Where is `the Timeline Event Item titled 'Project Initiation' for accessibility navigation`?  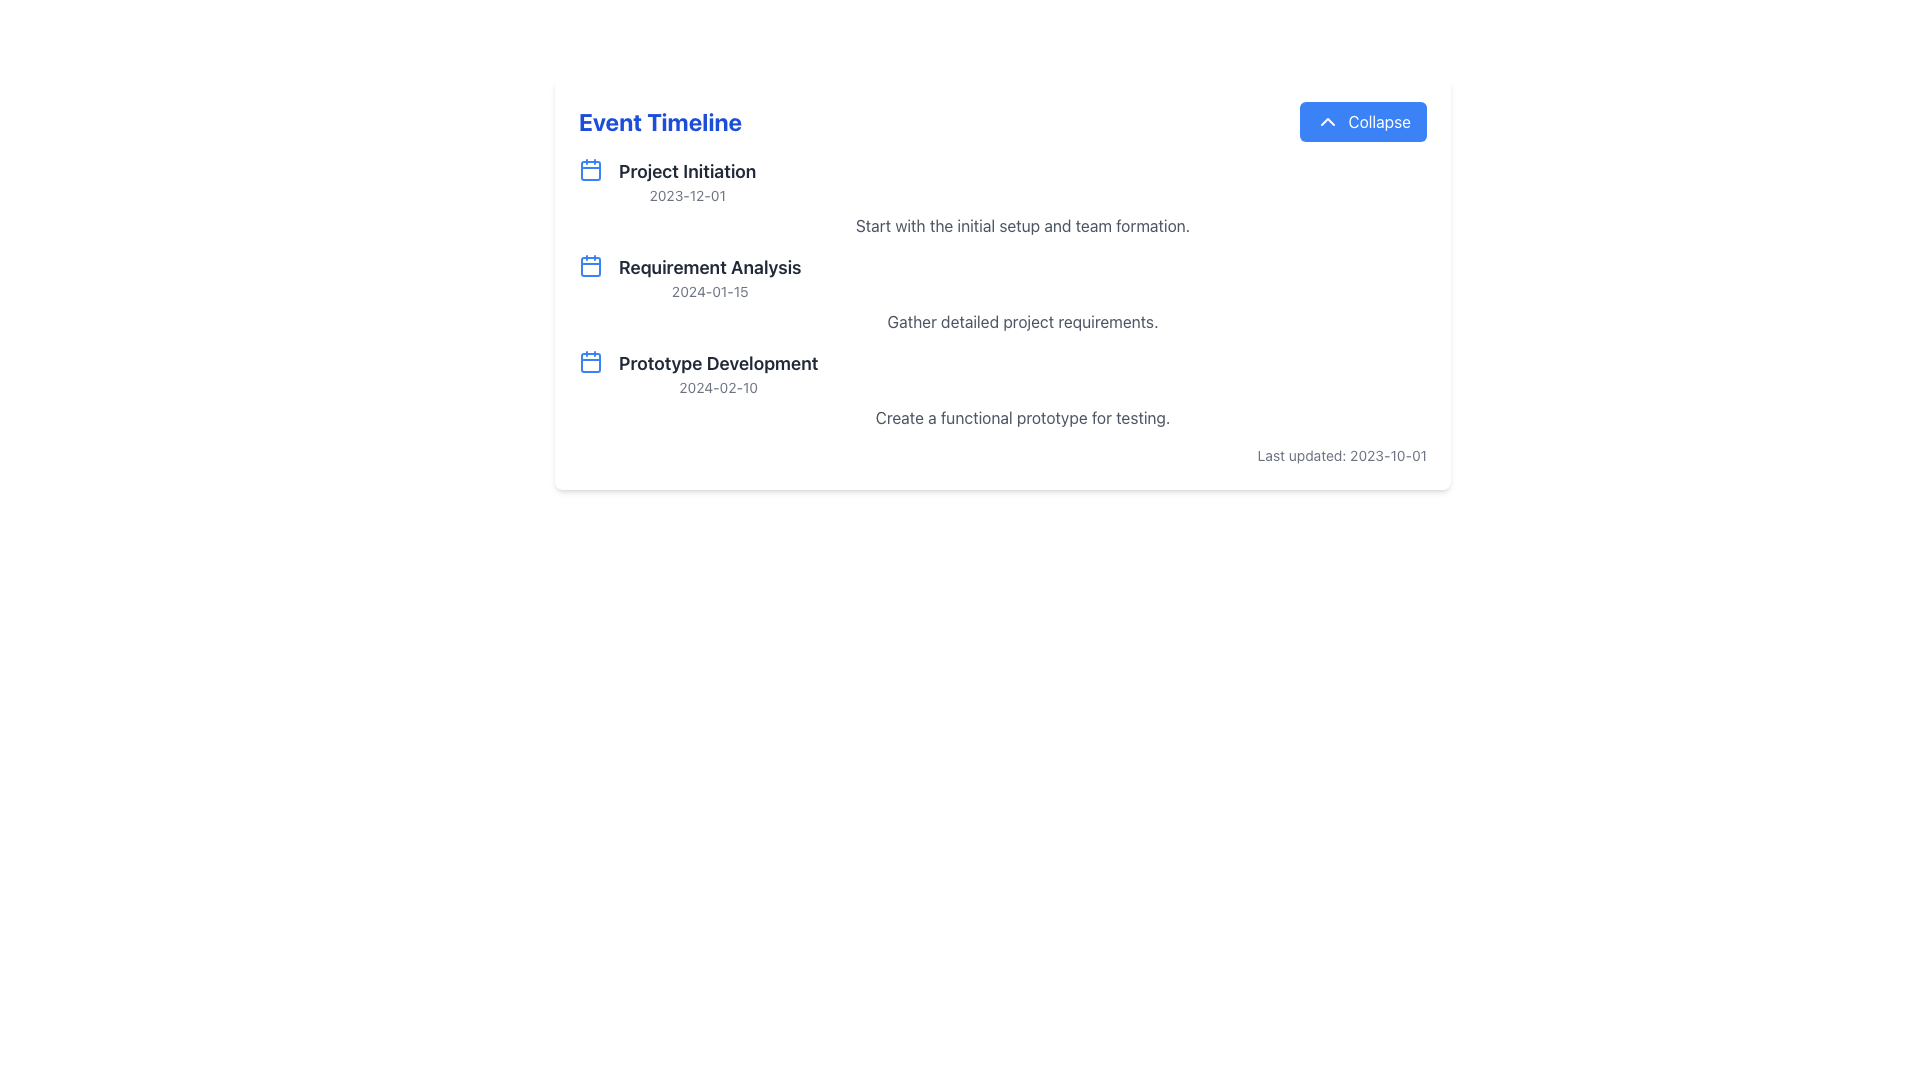 the Timeline Event Item titled 'Project Initiation' for accessibility navigation is located at coordinates (1003, 197).